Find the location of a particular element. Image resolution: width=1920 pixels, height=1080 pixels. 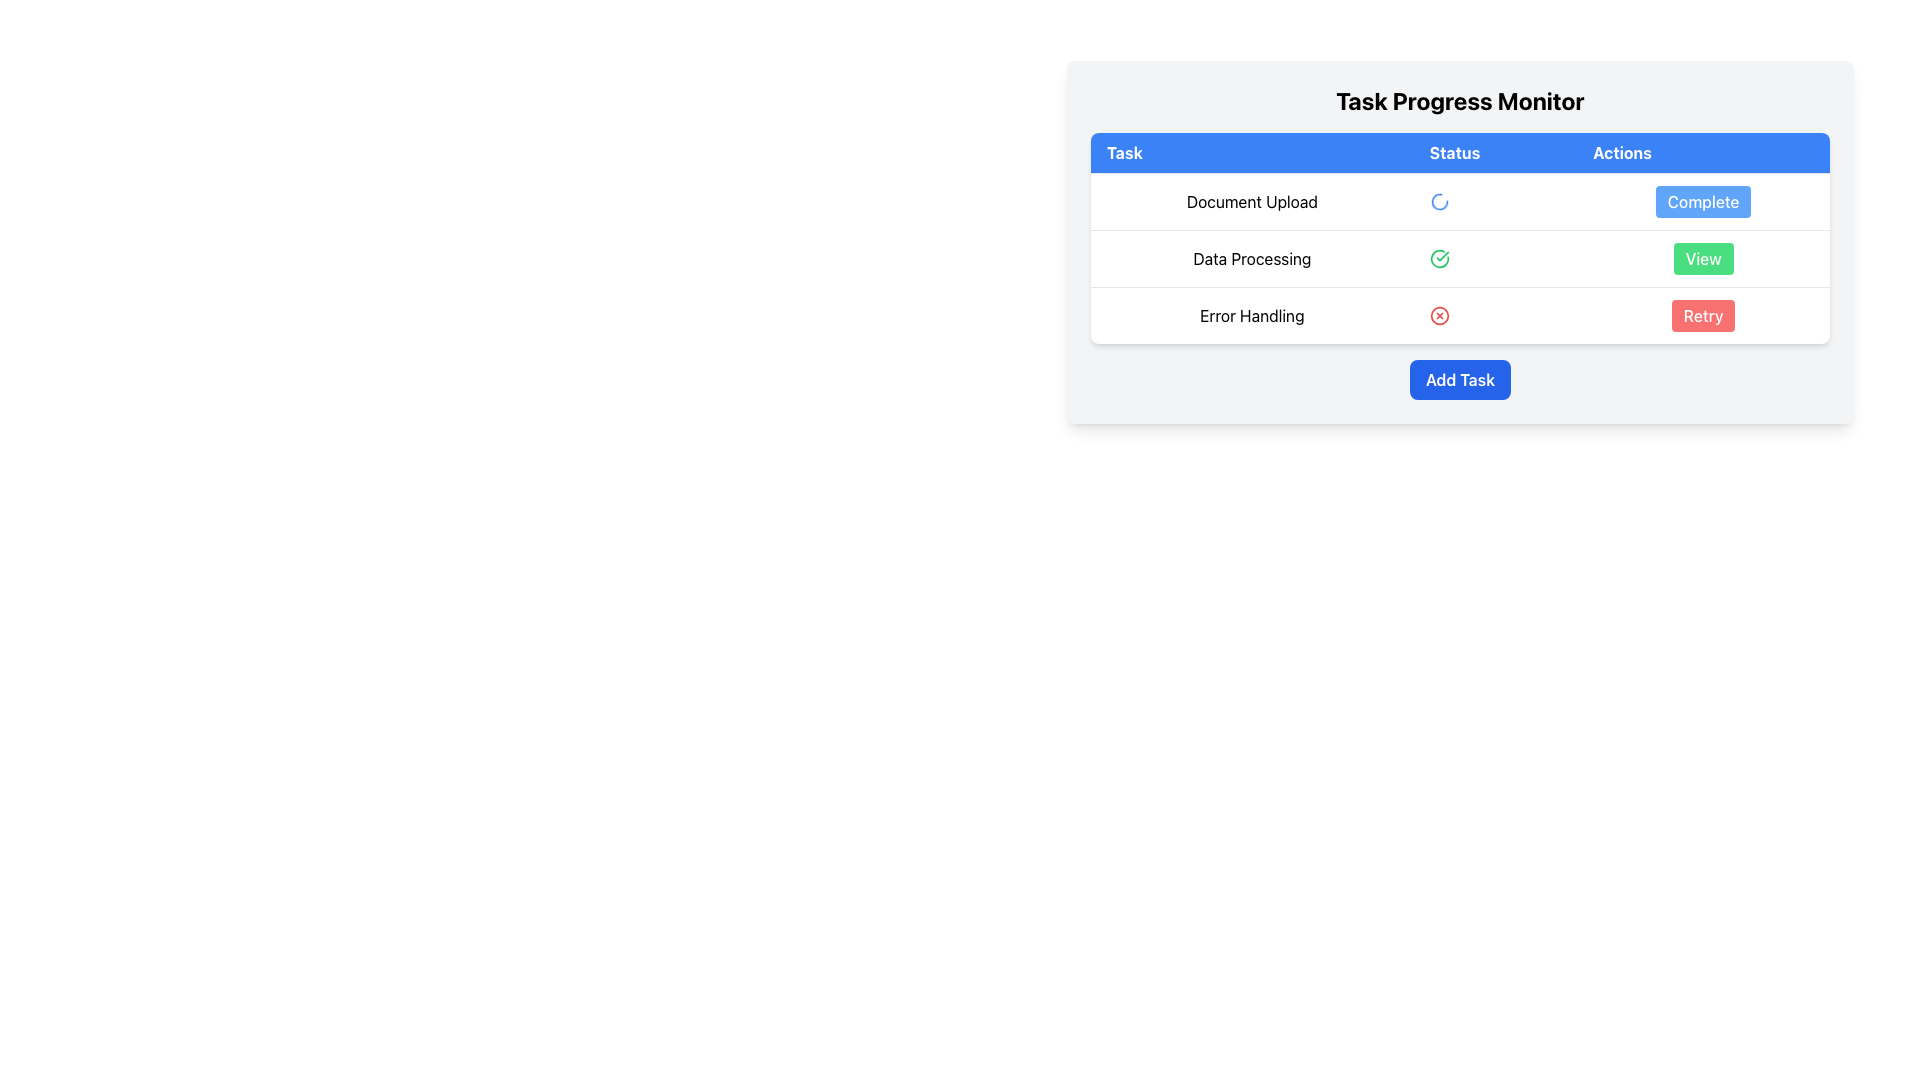

the blue circular loading indicator in the 'Status' column of the first row of the table for the 'Document Upload' task is located at coordinates (1438, 201).